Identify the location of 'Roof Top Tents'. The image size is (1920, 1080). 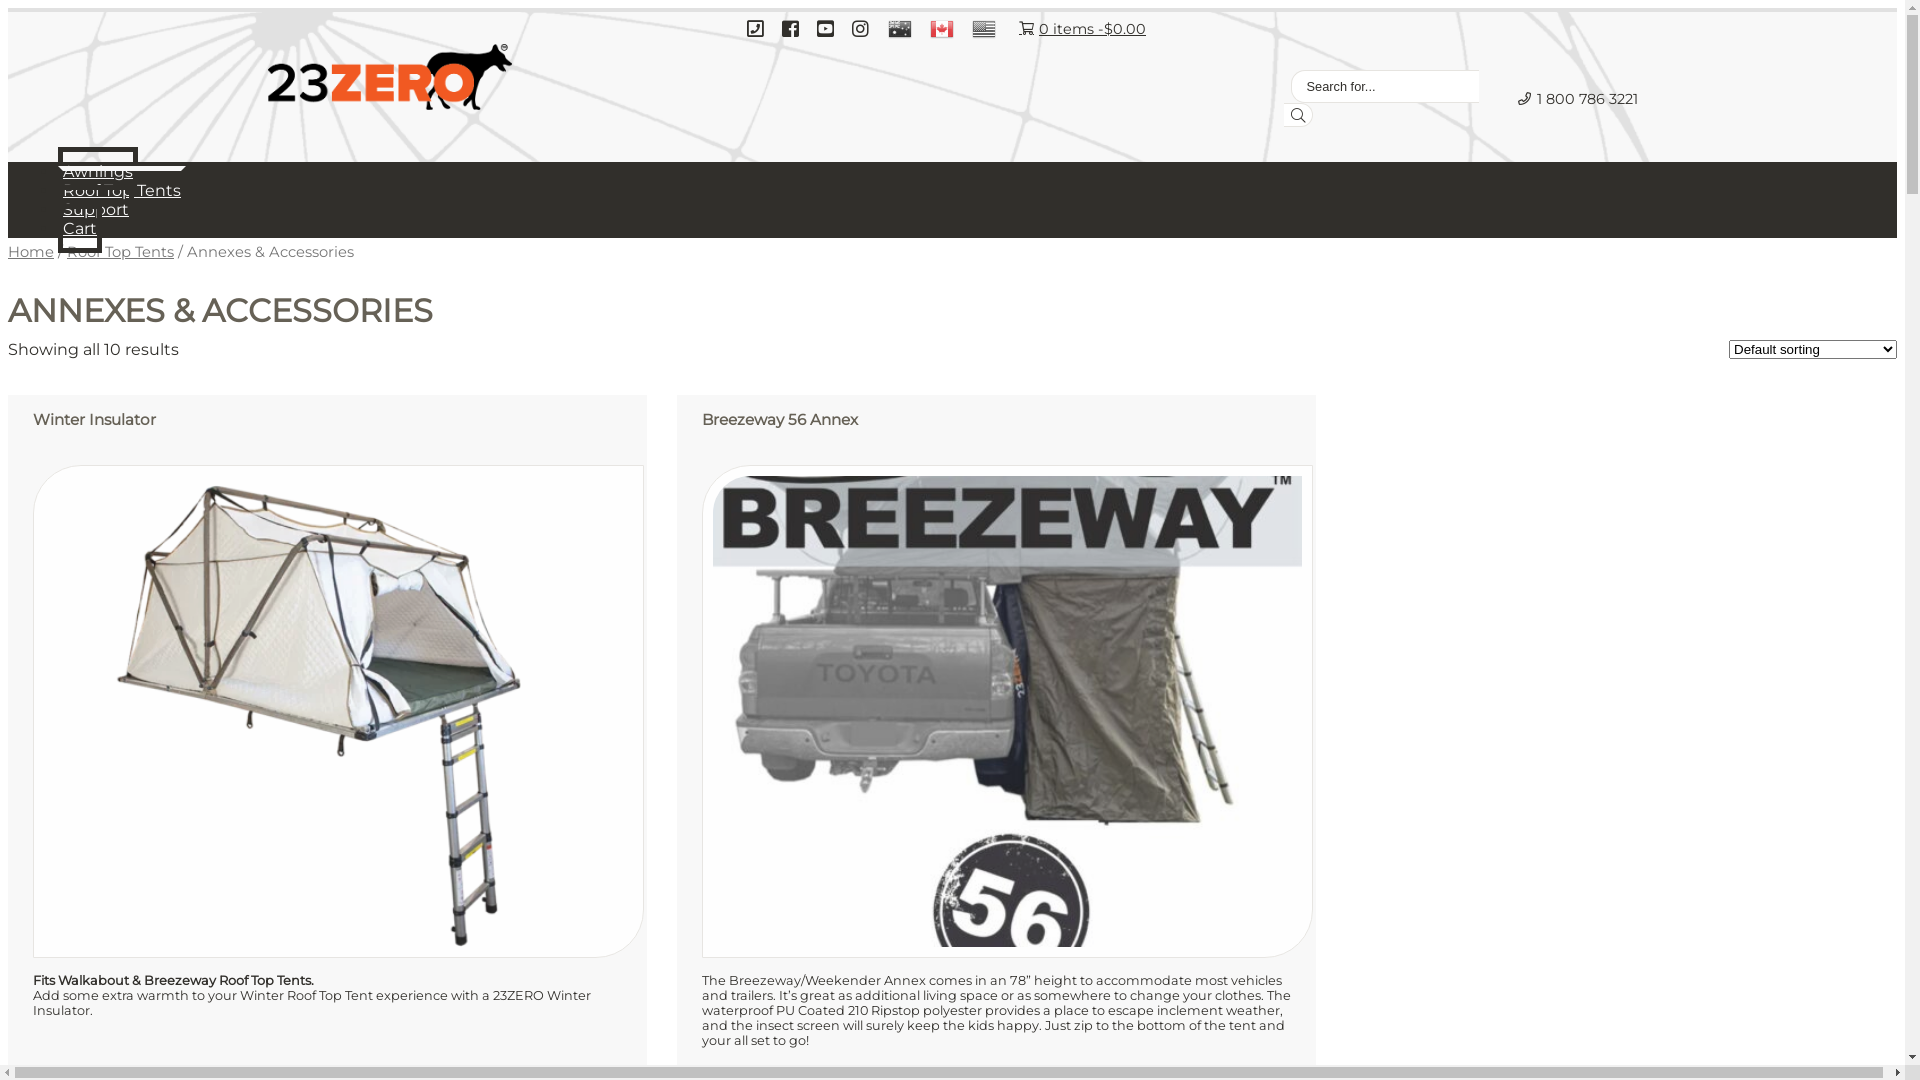
(120, 189).